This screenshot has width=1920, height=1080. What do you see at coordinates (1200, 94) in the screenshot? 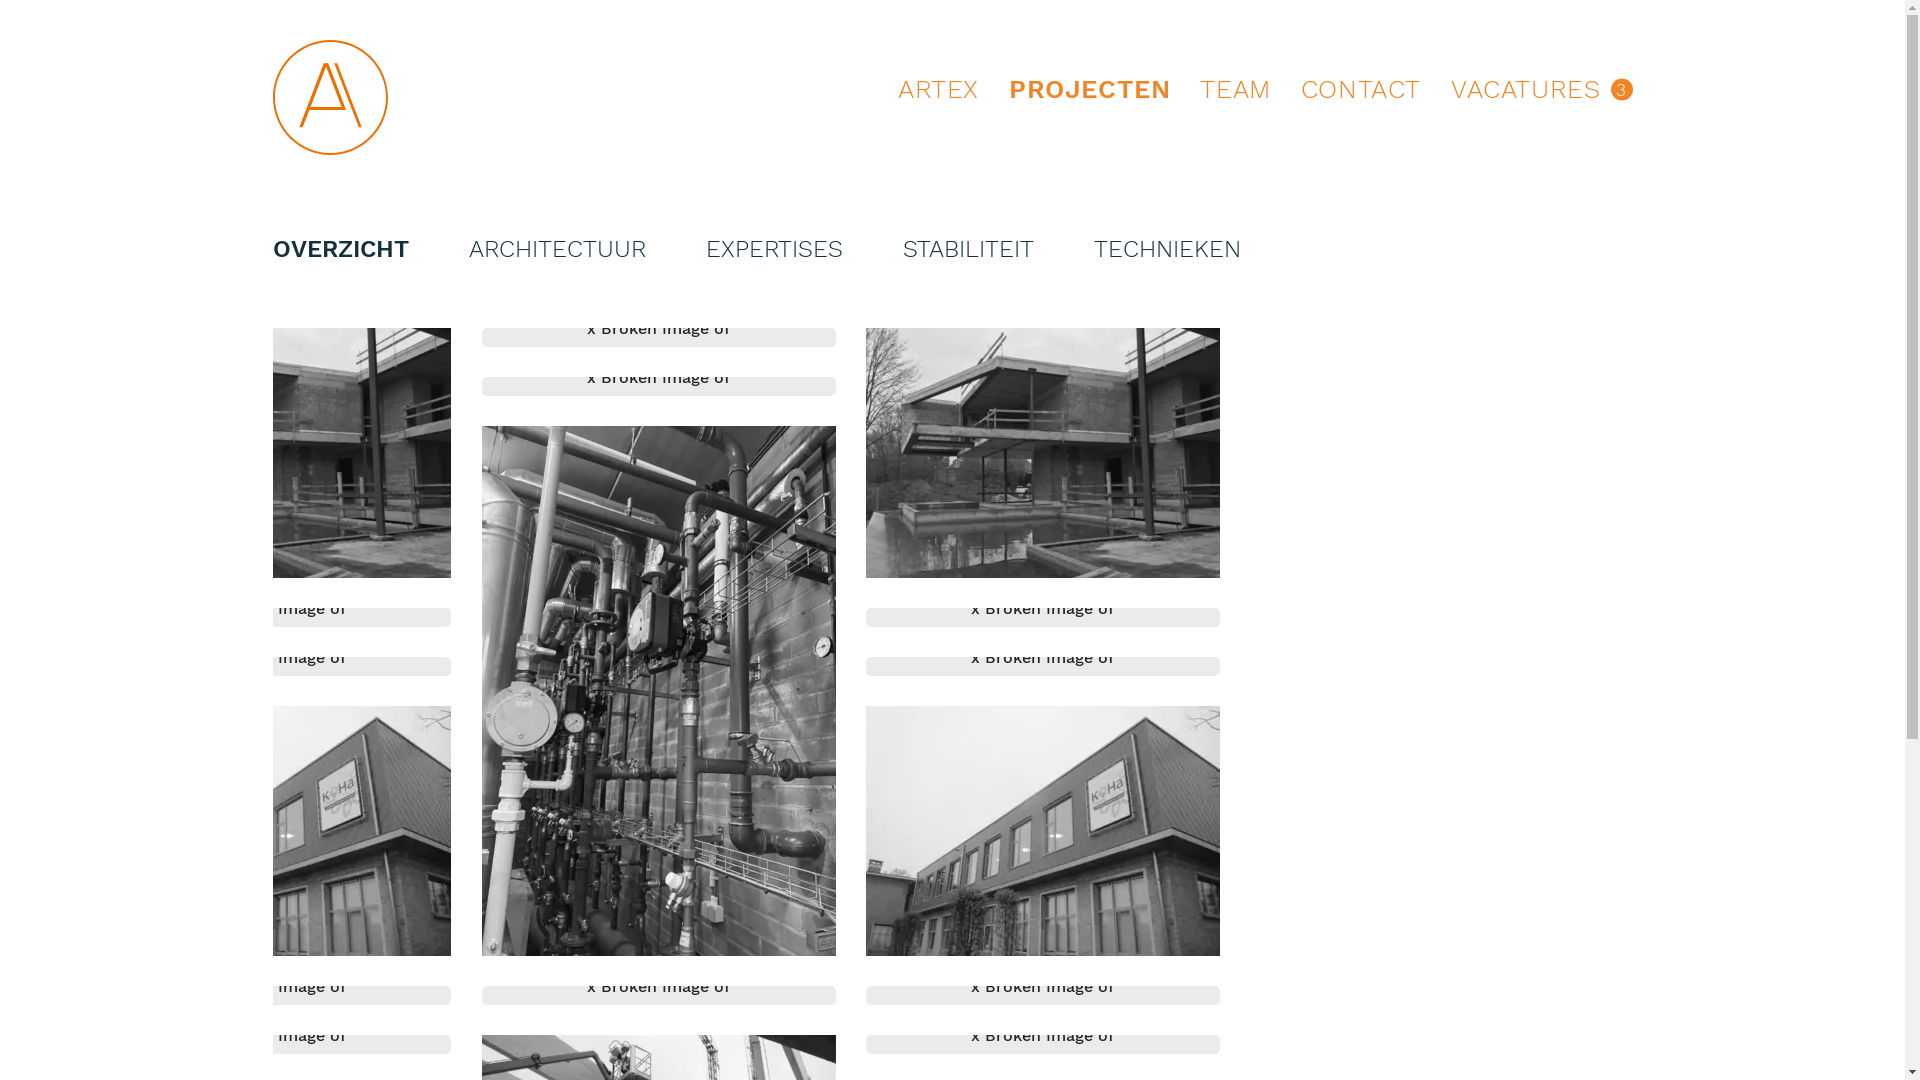
I see `'TEAM'` at bounding box center [1200, 94].